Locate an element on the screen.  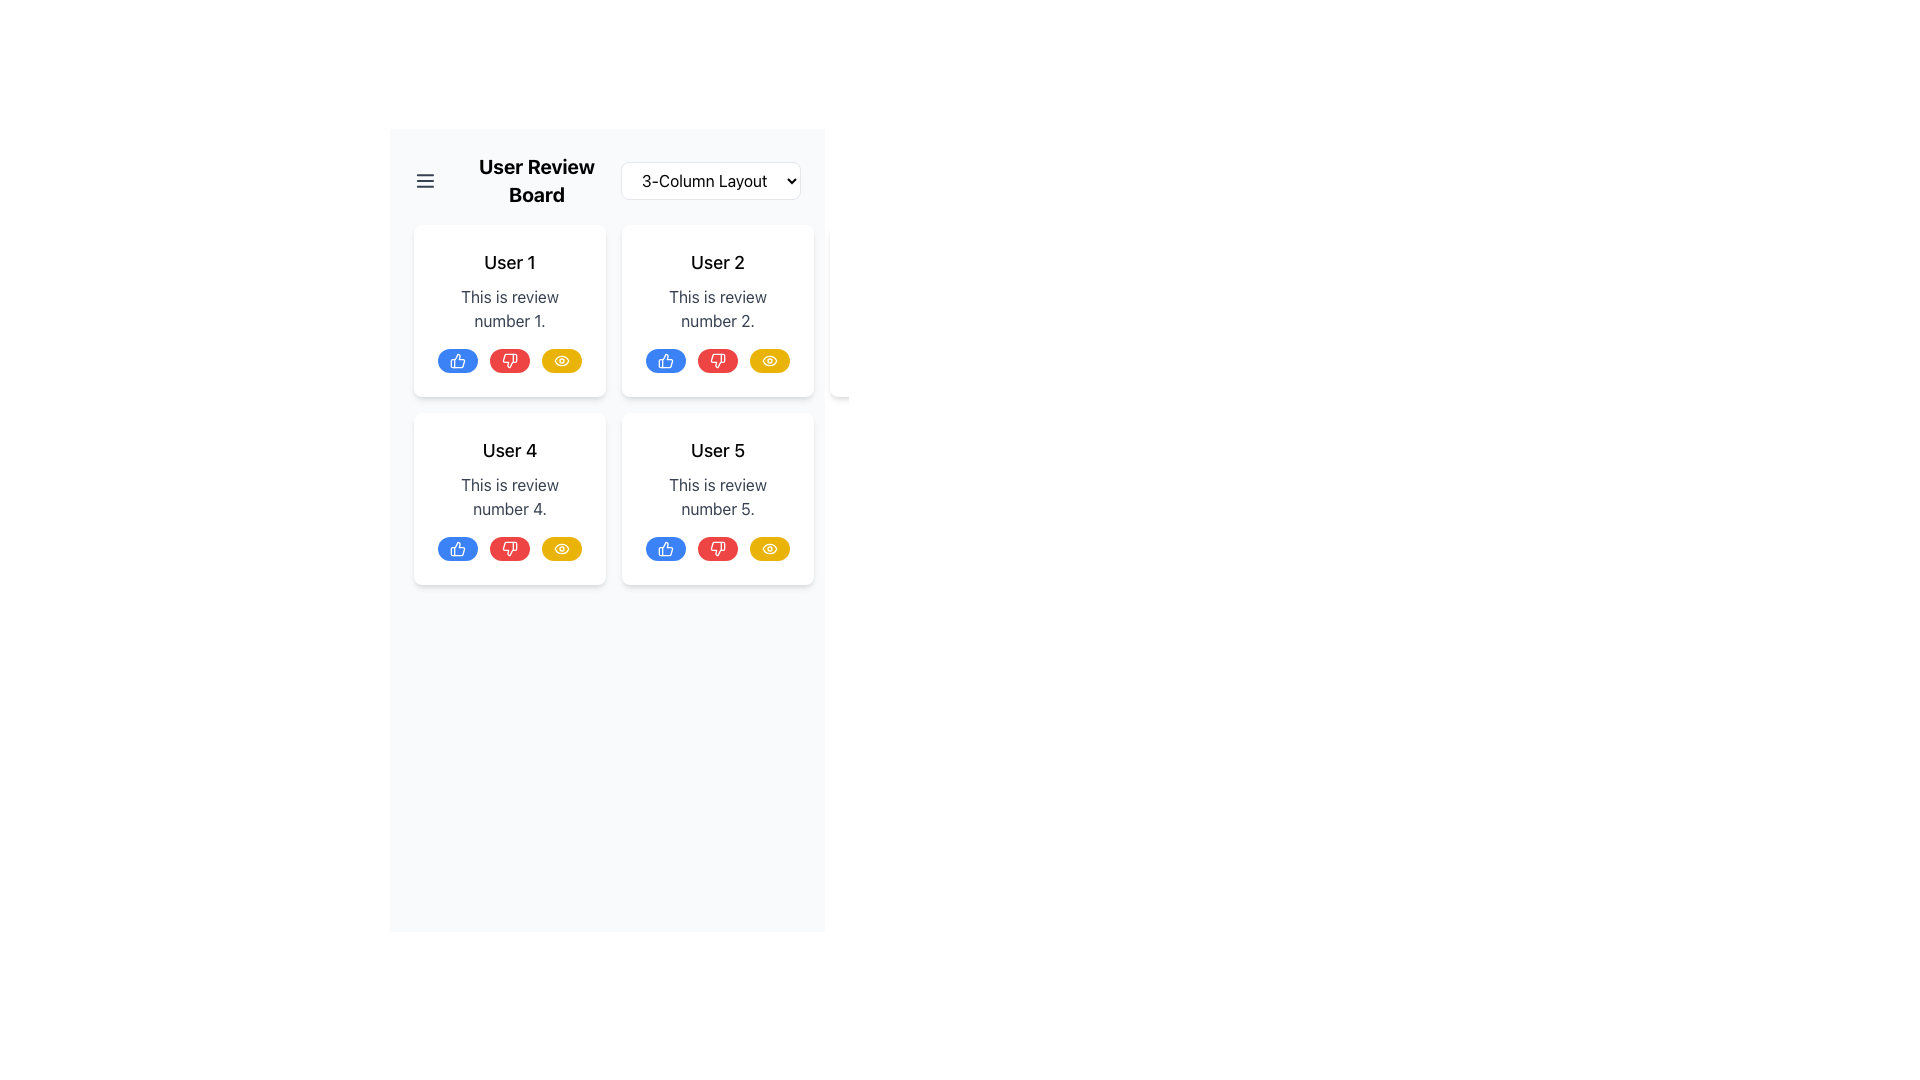
the static text element displaying the review content for 'User 5', located in the bottom row and third column of the review cards grid layout is located at coordinates (718, 496).